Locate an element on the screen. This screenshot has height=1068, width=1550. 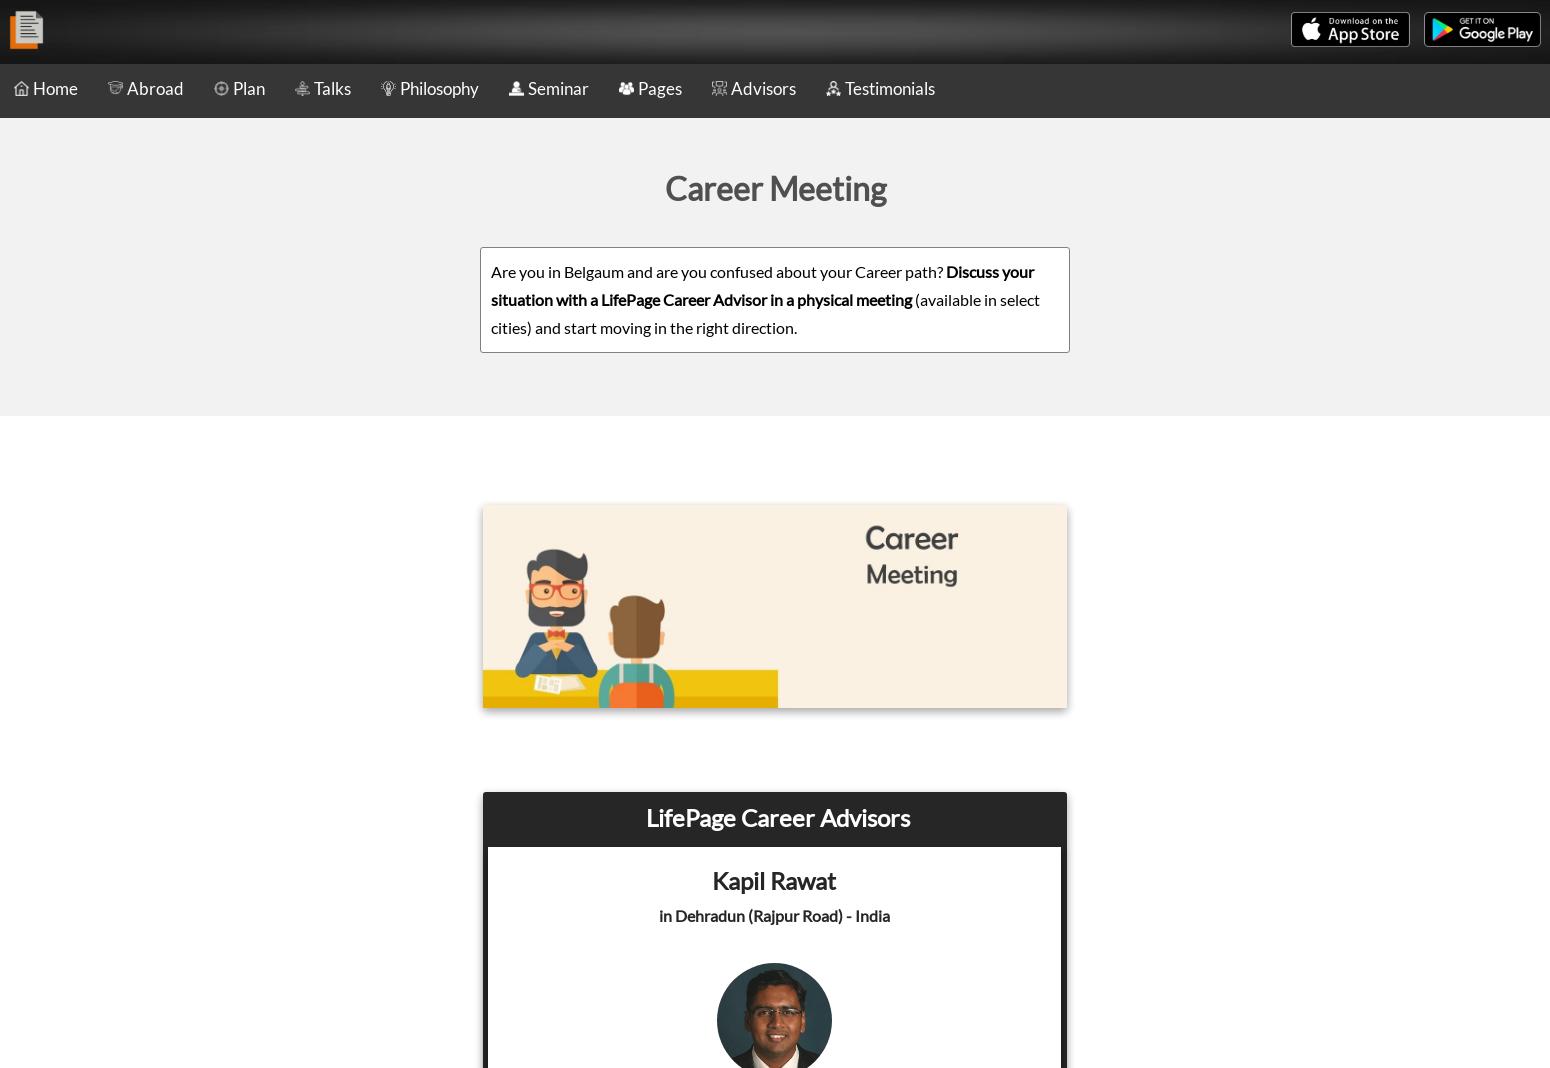
'Abroad' is located at coordinates (155, 87).